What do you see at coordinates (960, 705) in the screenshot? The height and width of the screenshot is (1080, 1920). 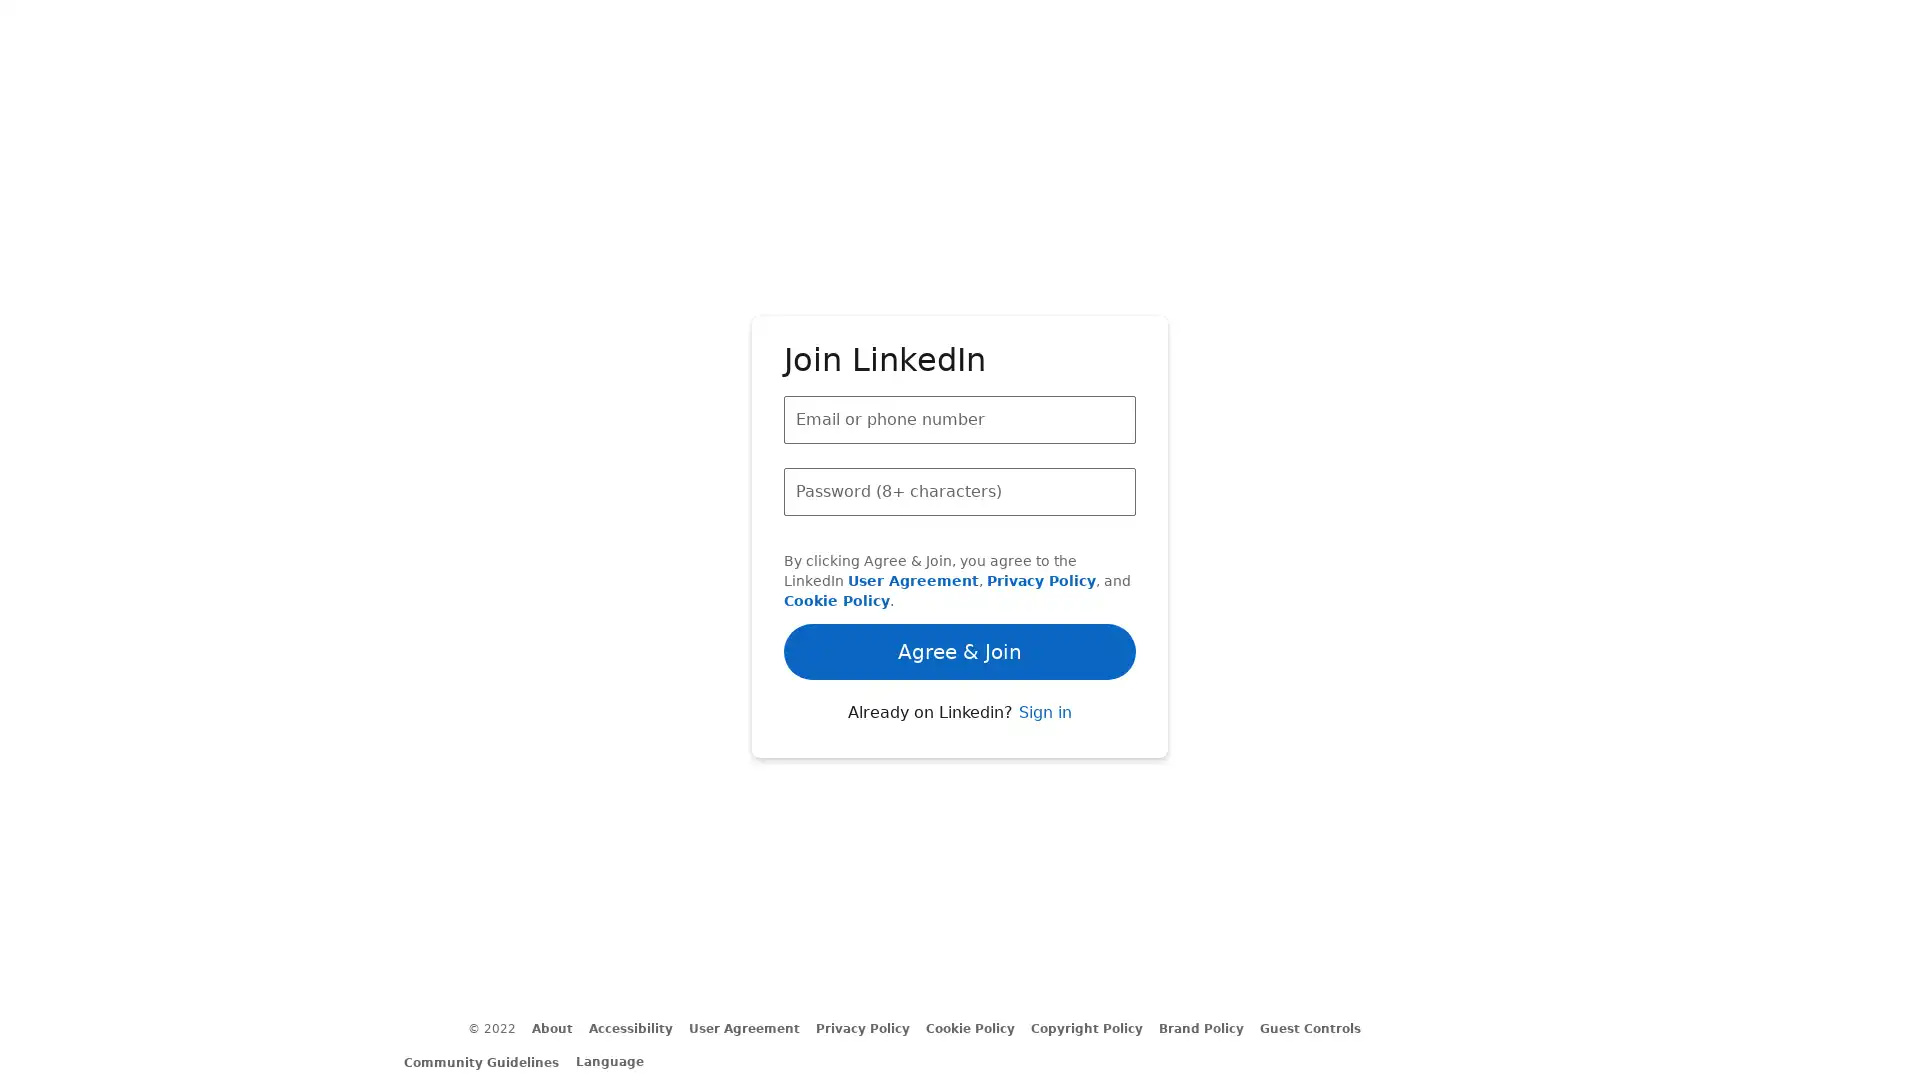 I see `Join with Google` at bounding box center [960, 705].